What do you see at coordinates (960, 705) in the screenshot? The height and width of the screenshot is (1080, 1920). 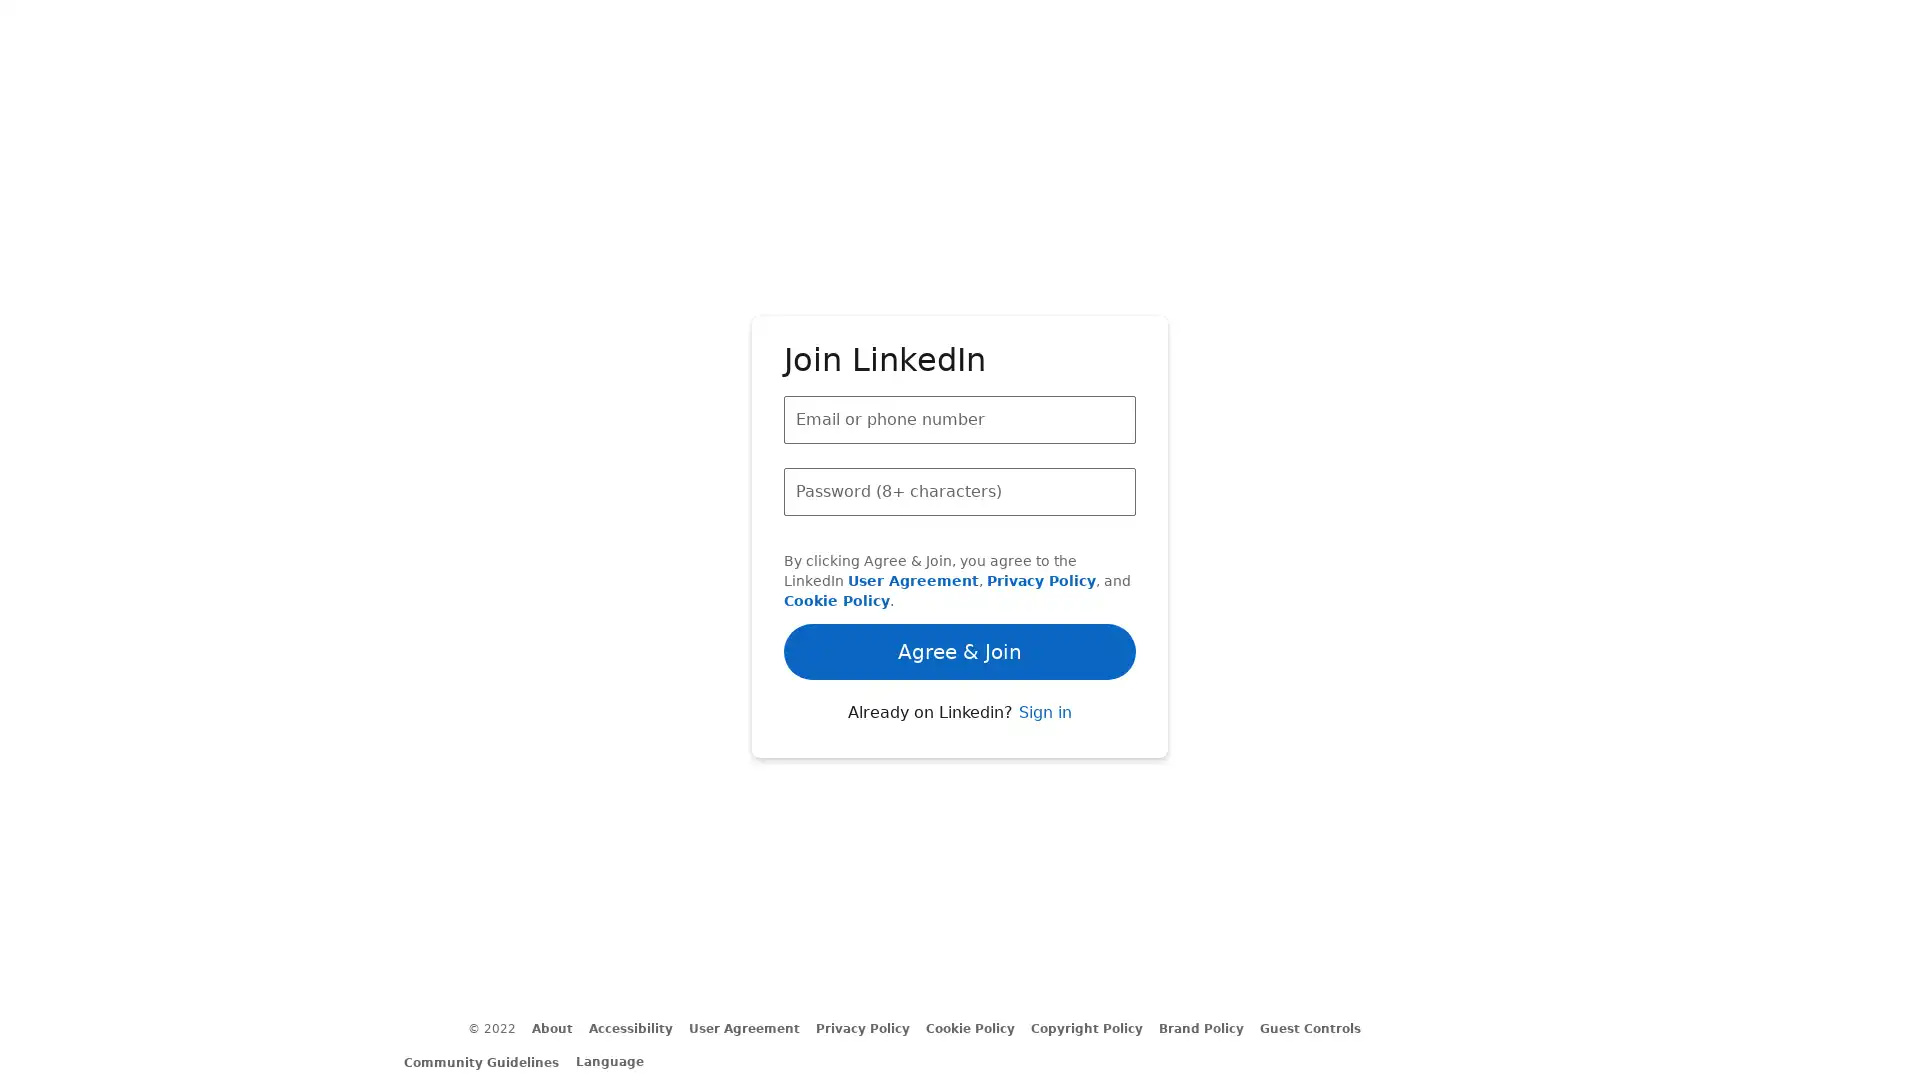 I see `Join with Google` at bounding box center [960, 705].